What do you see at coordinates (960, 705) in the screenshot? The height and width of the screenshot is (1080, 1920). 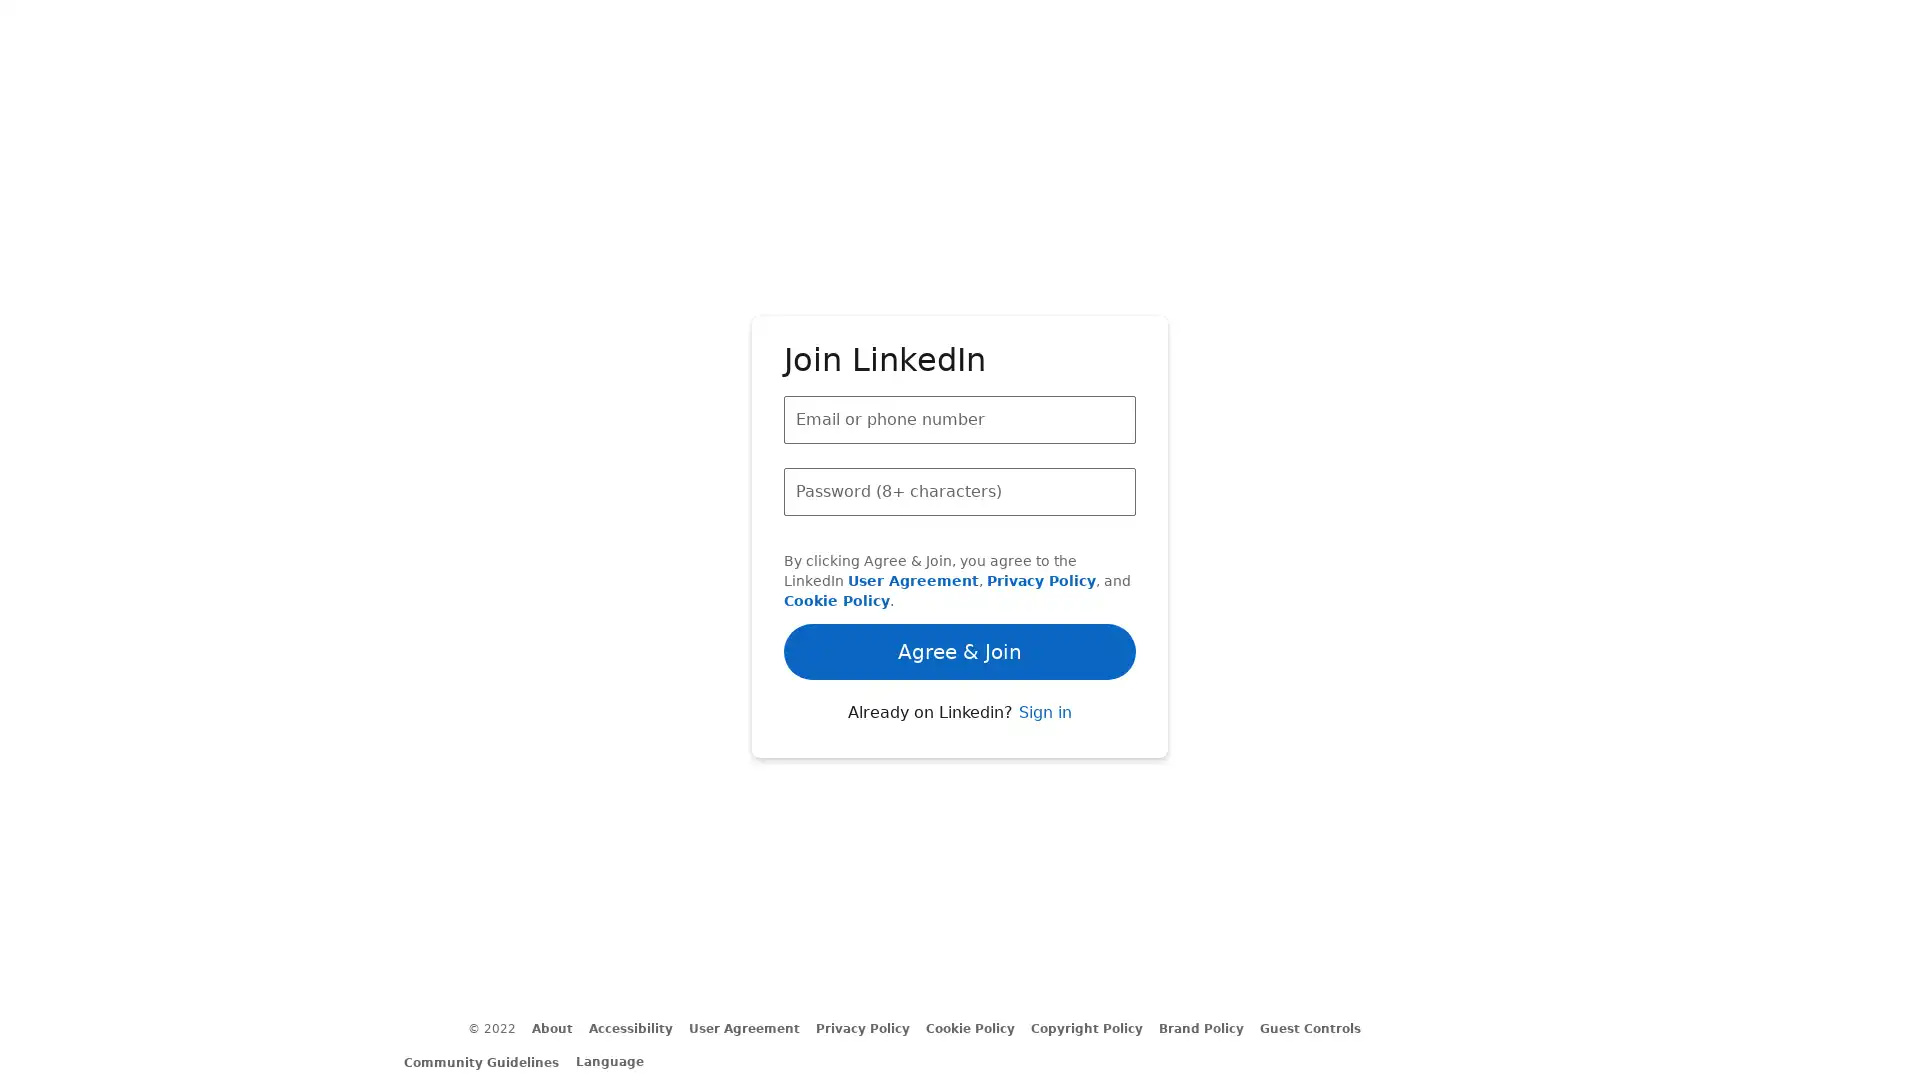 I see `Join with Google` at bounding box center [960, 705].